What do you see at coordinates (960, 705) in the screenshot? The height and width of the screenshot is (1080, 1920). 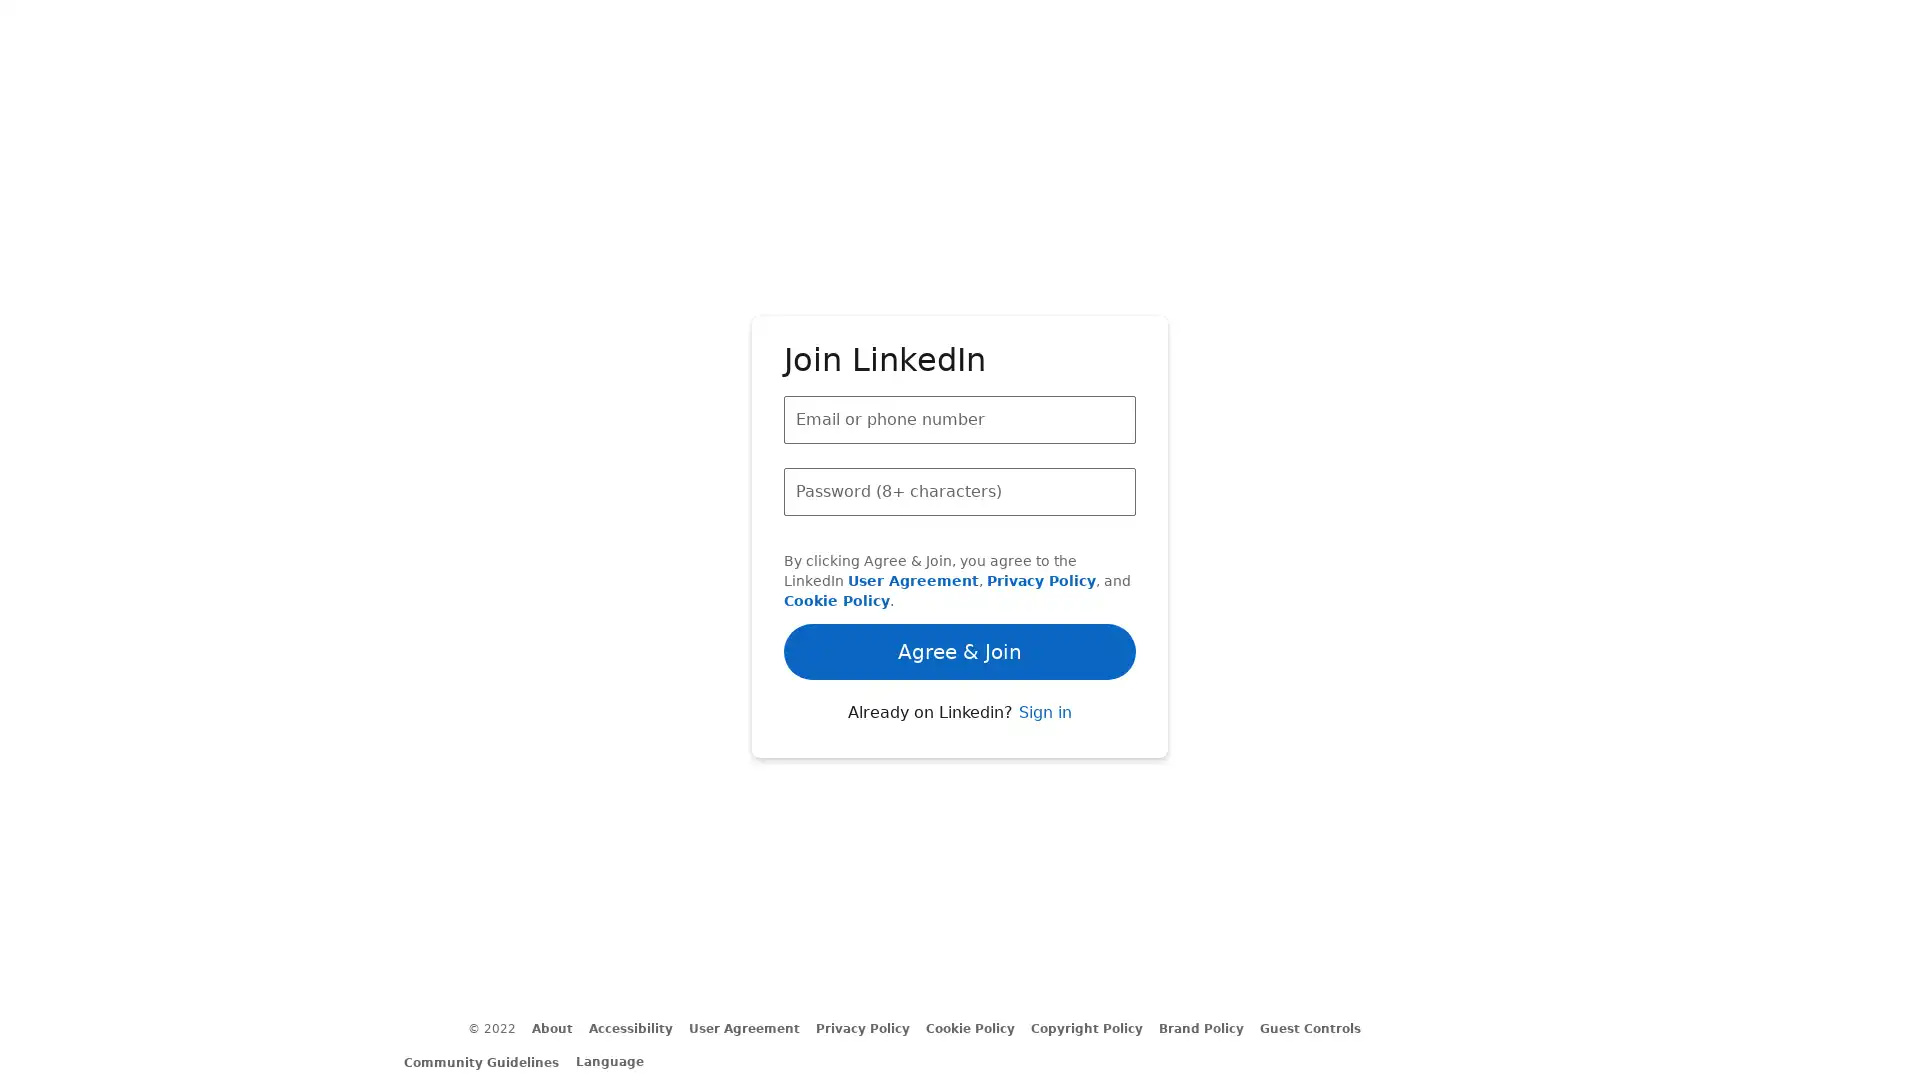 I see `Join with Google` at bounding box center [960, 705].